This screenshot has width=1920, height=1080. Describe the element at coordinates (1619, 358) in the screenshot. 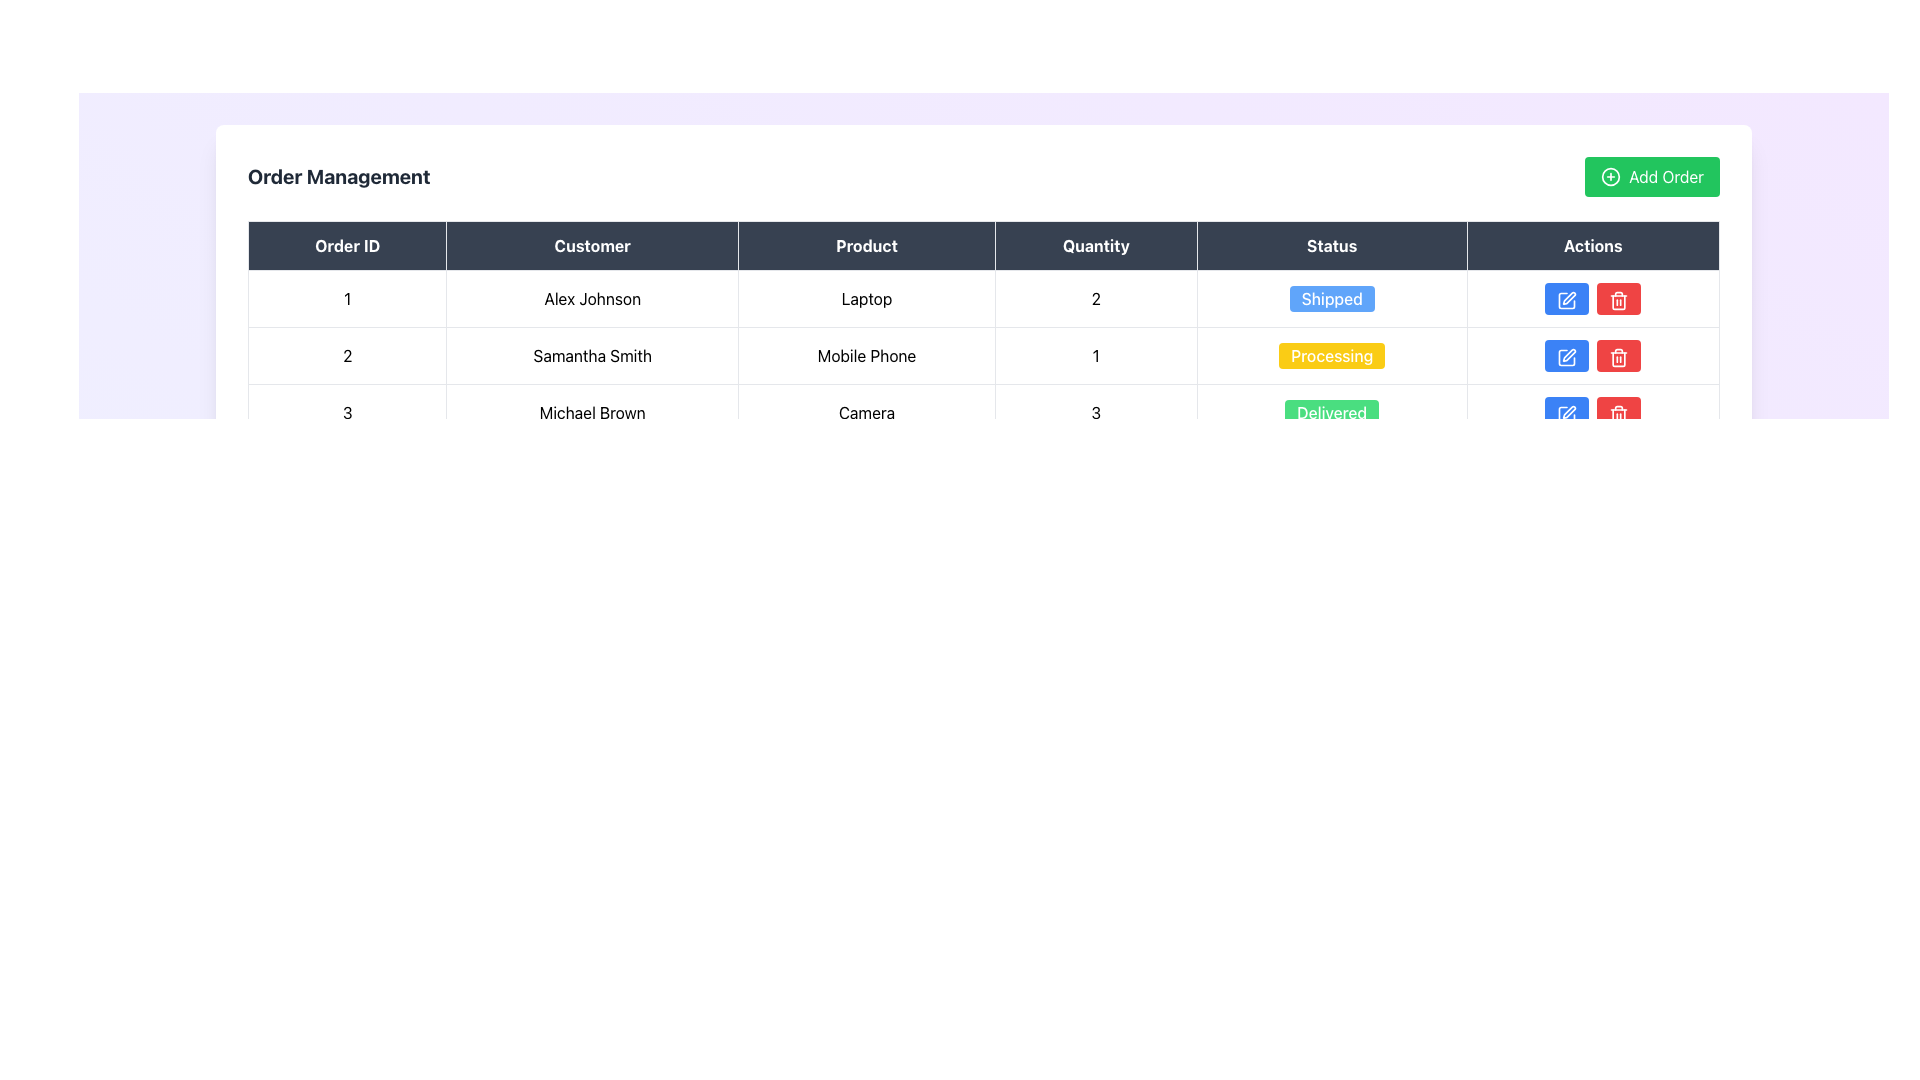

I see `the main part of the trash can icon in the 'Actions' column of the third row for Michael Brown's Camera purchase` at that location.